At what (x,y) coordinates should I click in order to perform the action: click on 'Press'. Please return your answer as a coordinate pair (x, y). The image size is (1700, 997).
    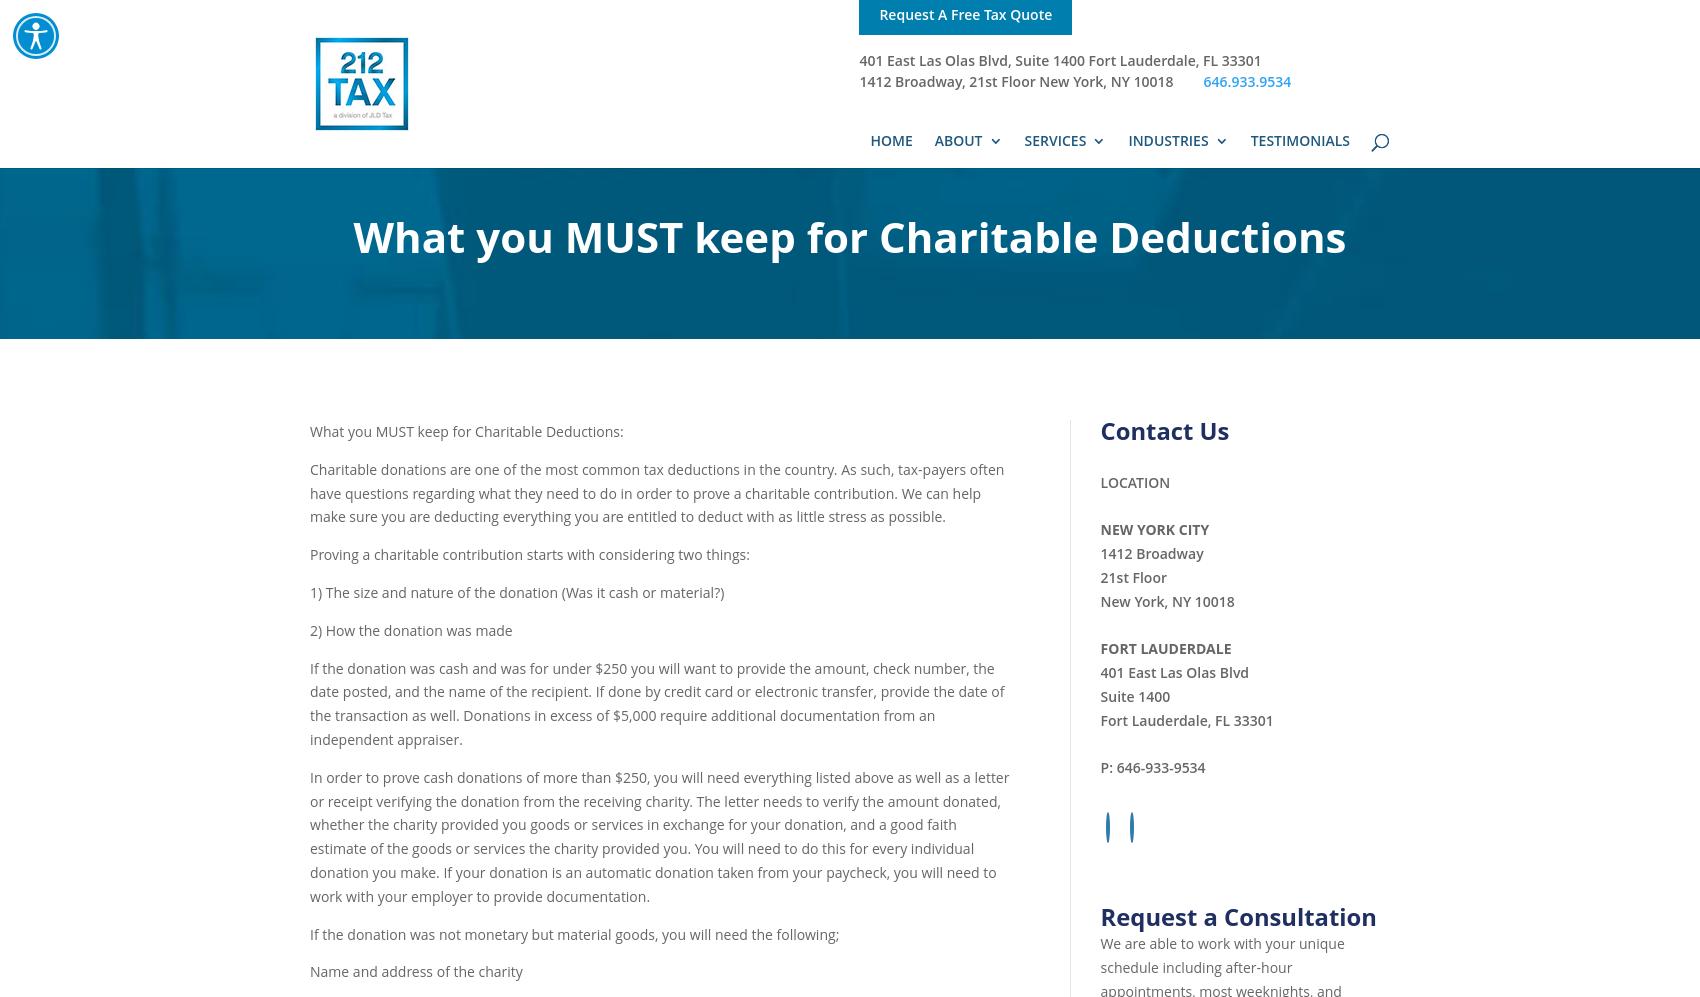
    Looking at the image, I should click on (990, 239).